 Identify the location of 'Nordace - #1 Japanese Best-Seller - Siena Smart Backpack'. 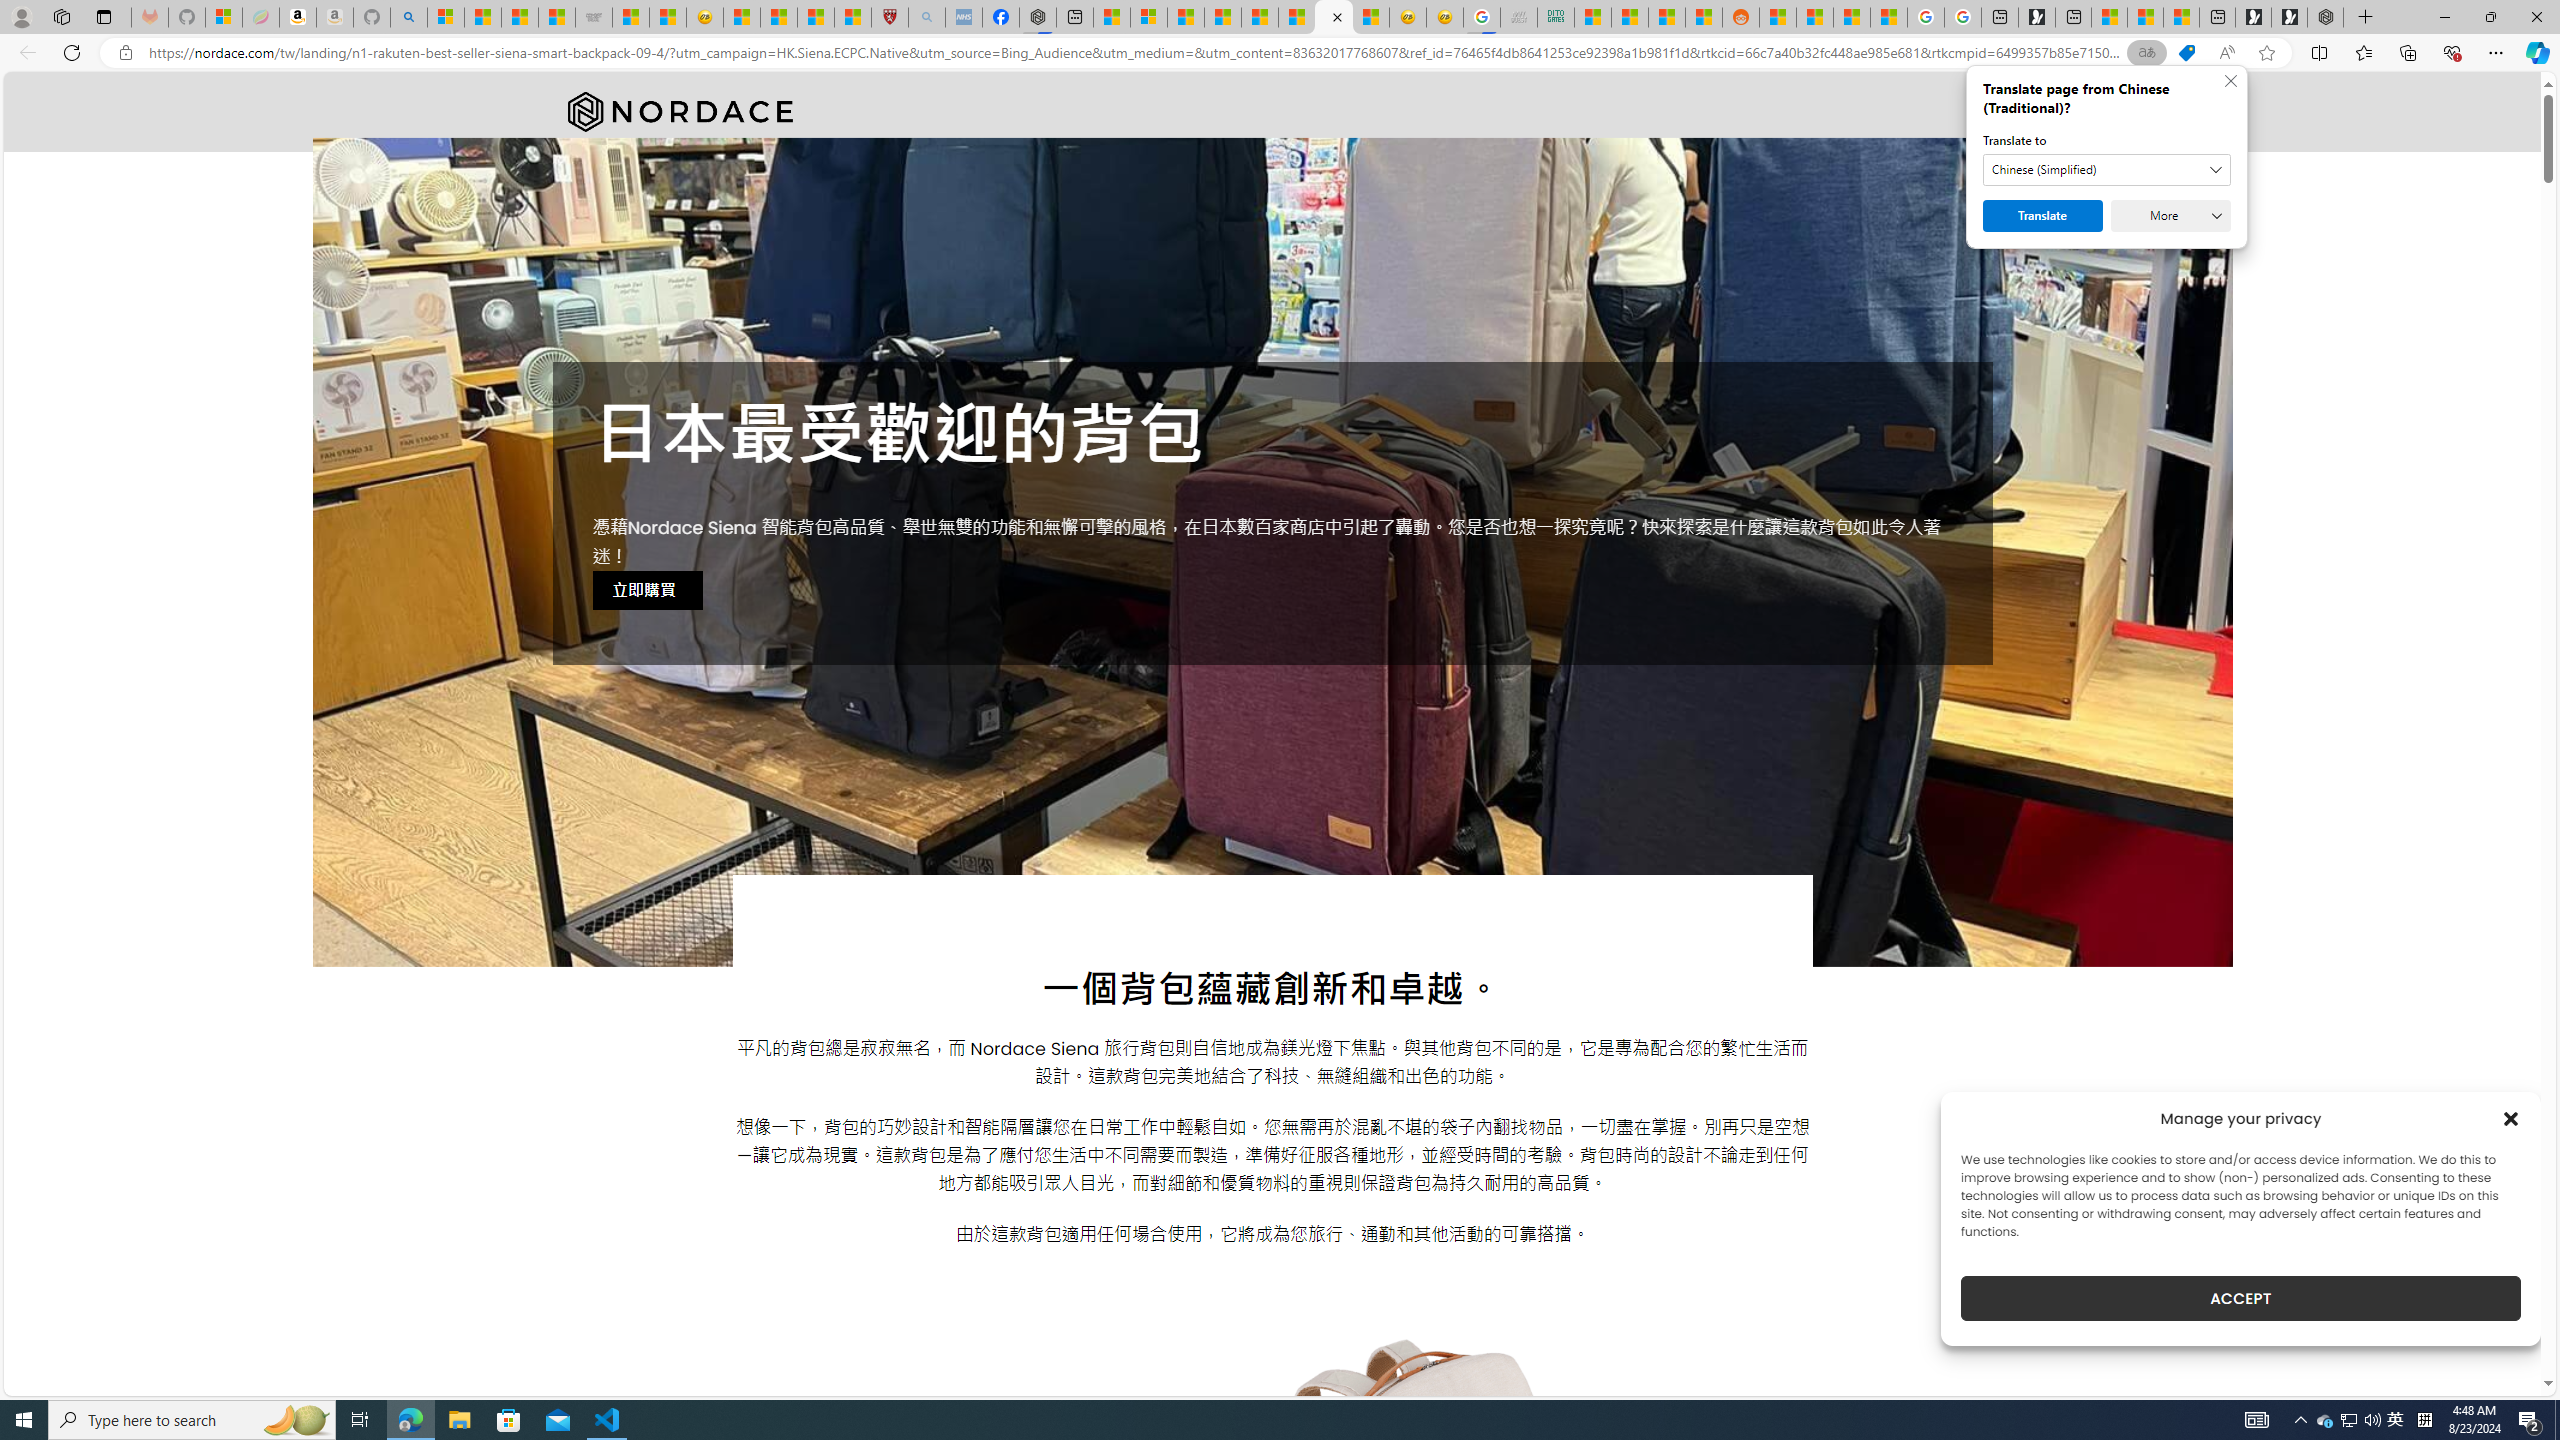
(1334, 16).